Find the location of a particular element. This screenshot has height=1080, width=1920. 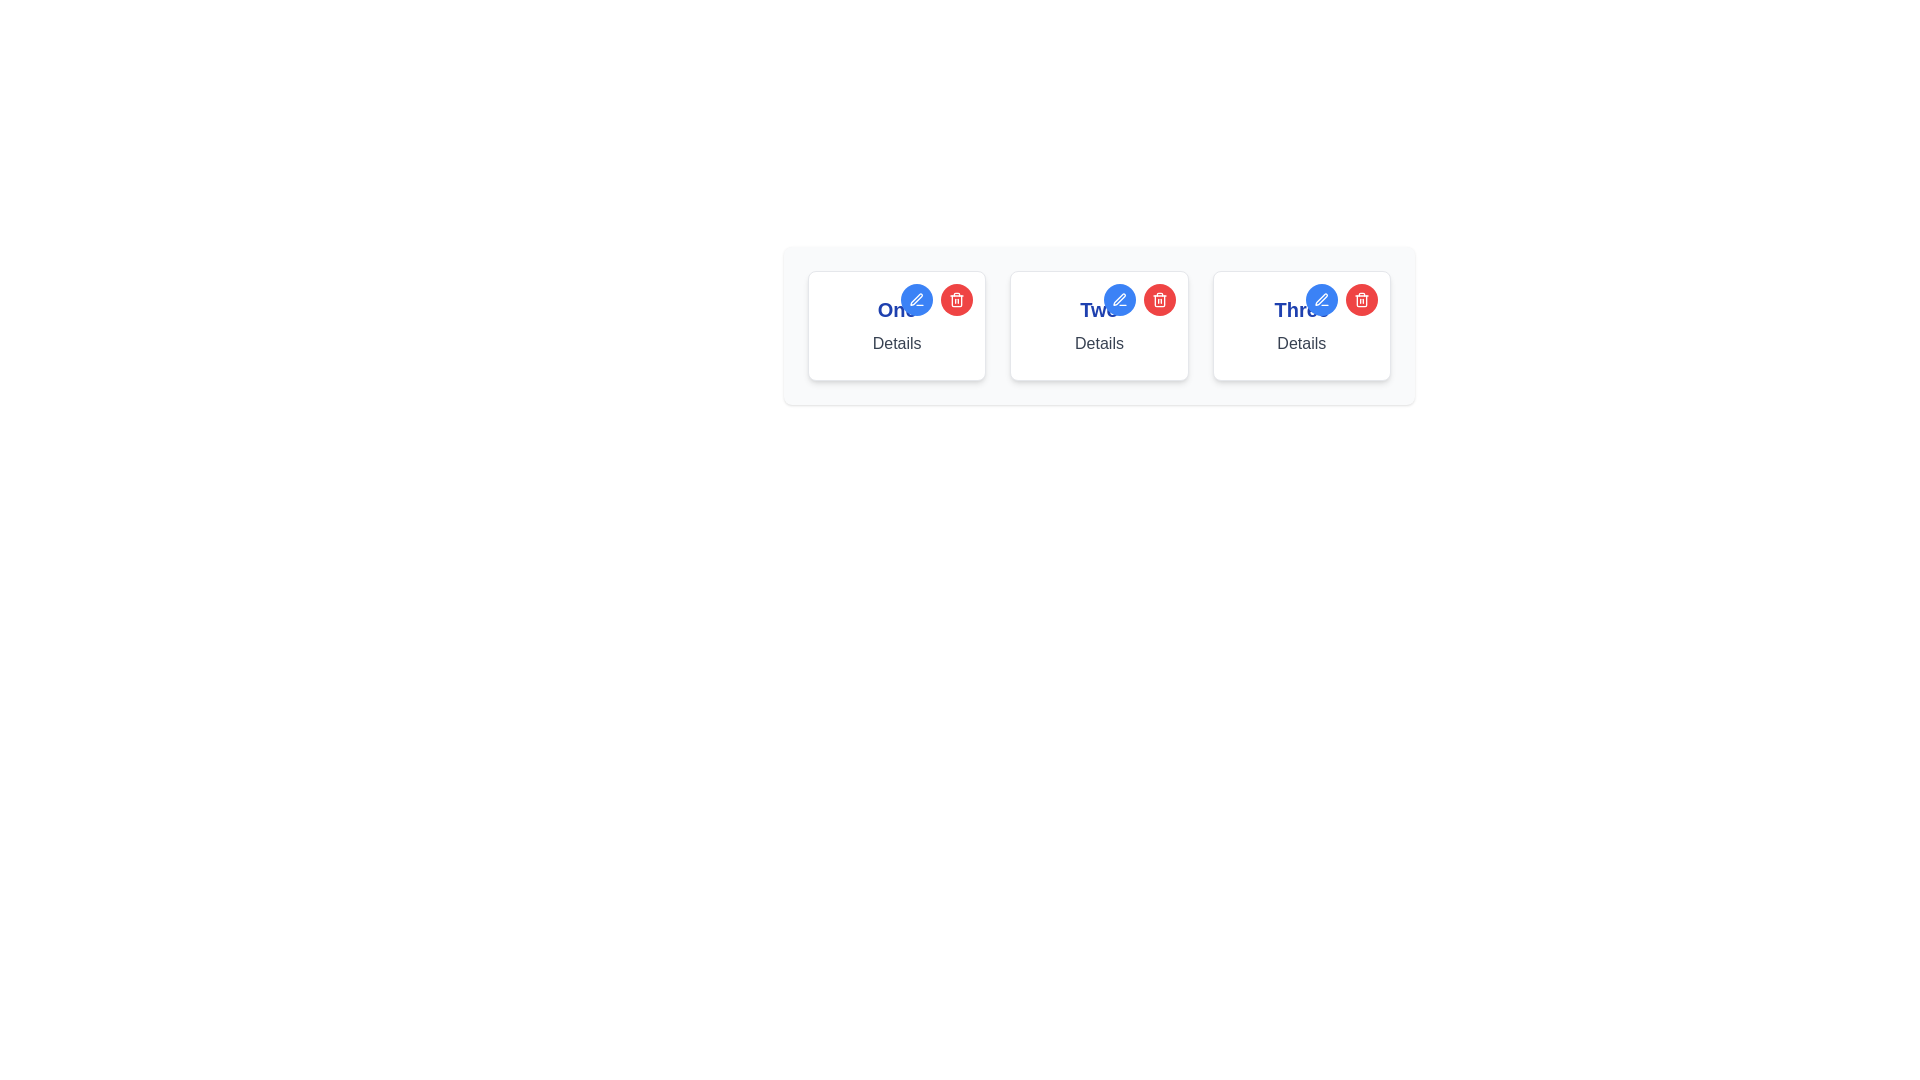

the trash can icon located in the middle card of a three-card layout, positioned near the top-right corner of the card is located at coordinates (956, 300).